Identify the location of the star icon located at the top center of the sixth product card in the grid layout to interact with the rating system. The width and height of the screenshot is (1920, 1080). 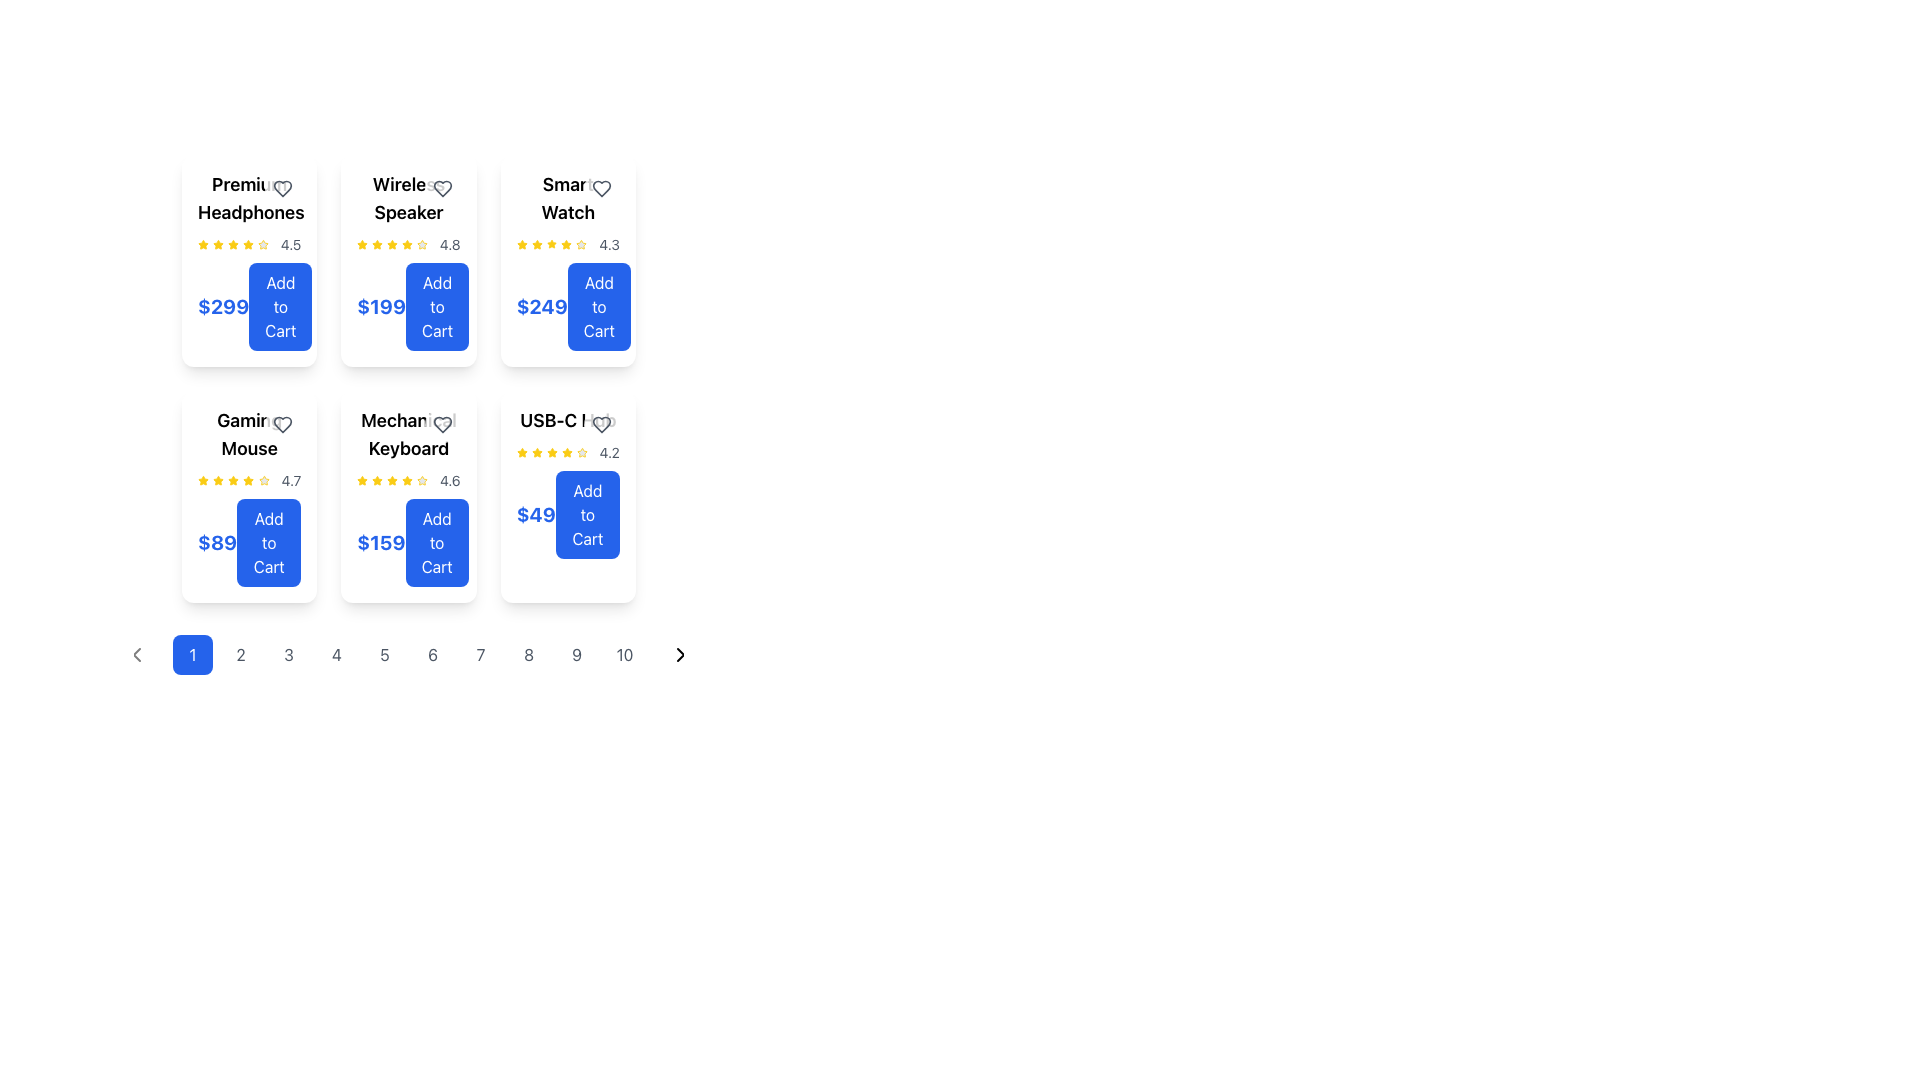
(362, 480).